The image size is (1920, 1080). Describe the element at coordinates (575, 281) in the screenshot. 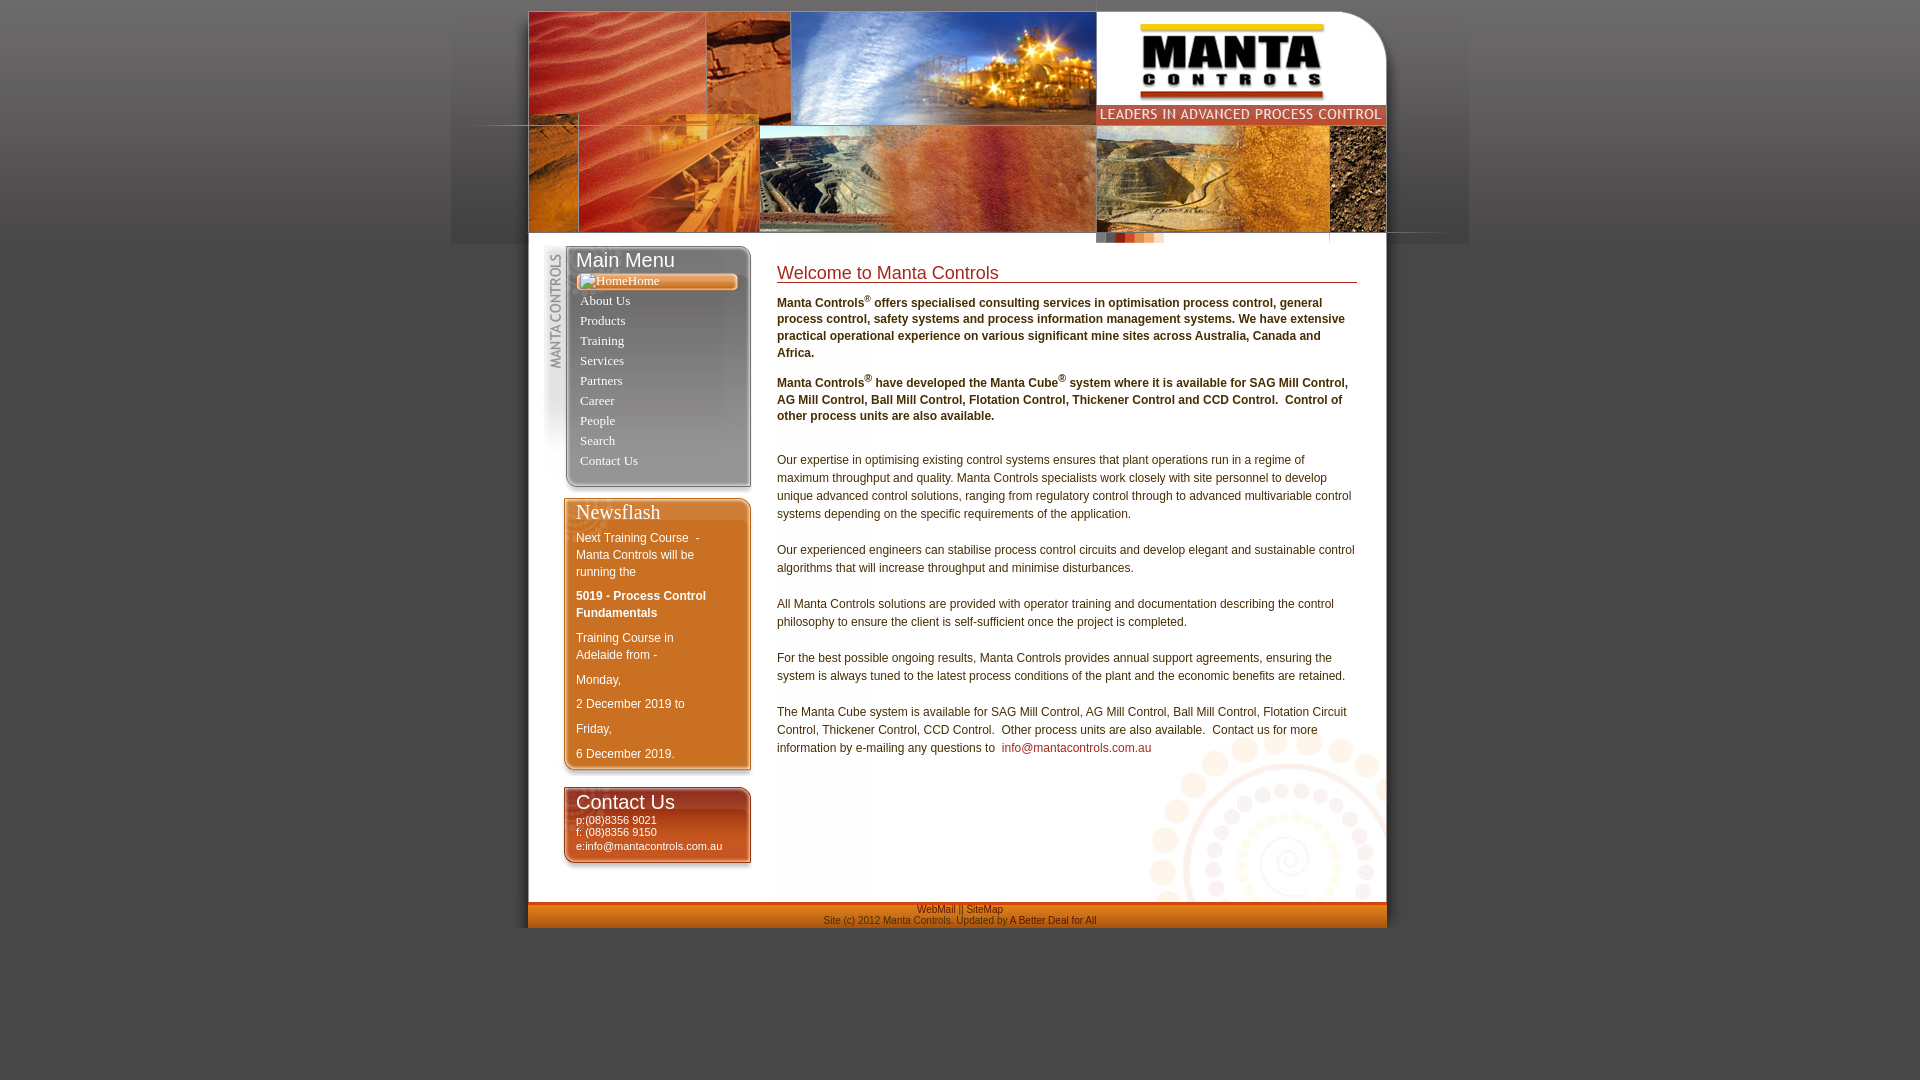

I see `'Home'` at that location.